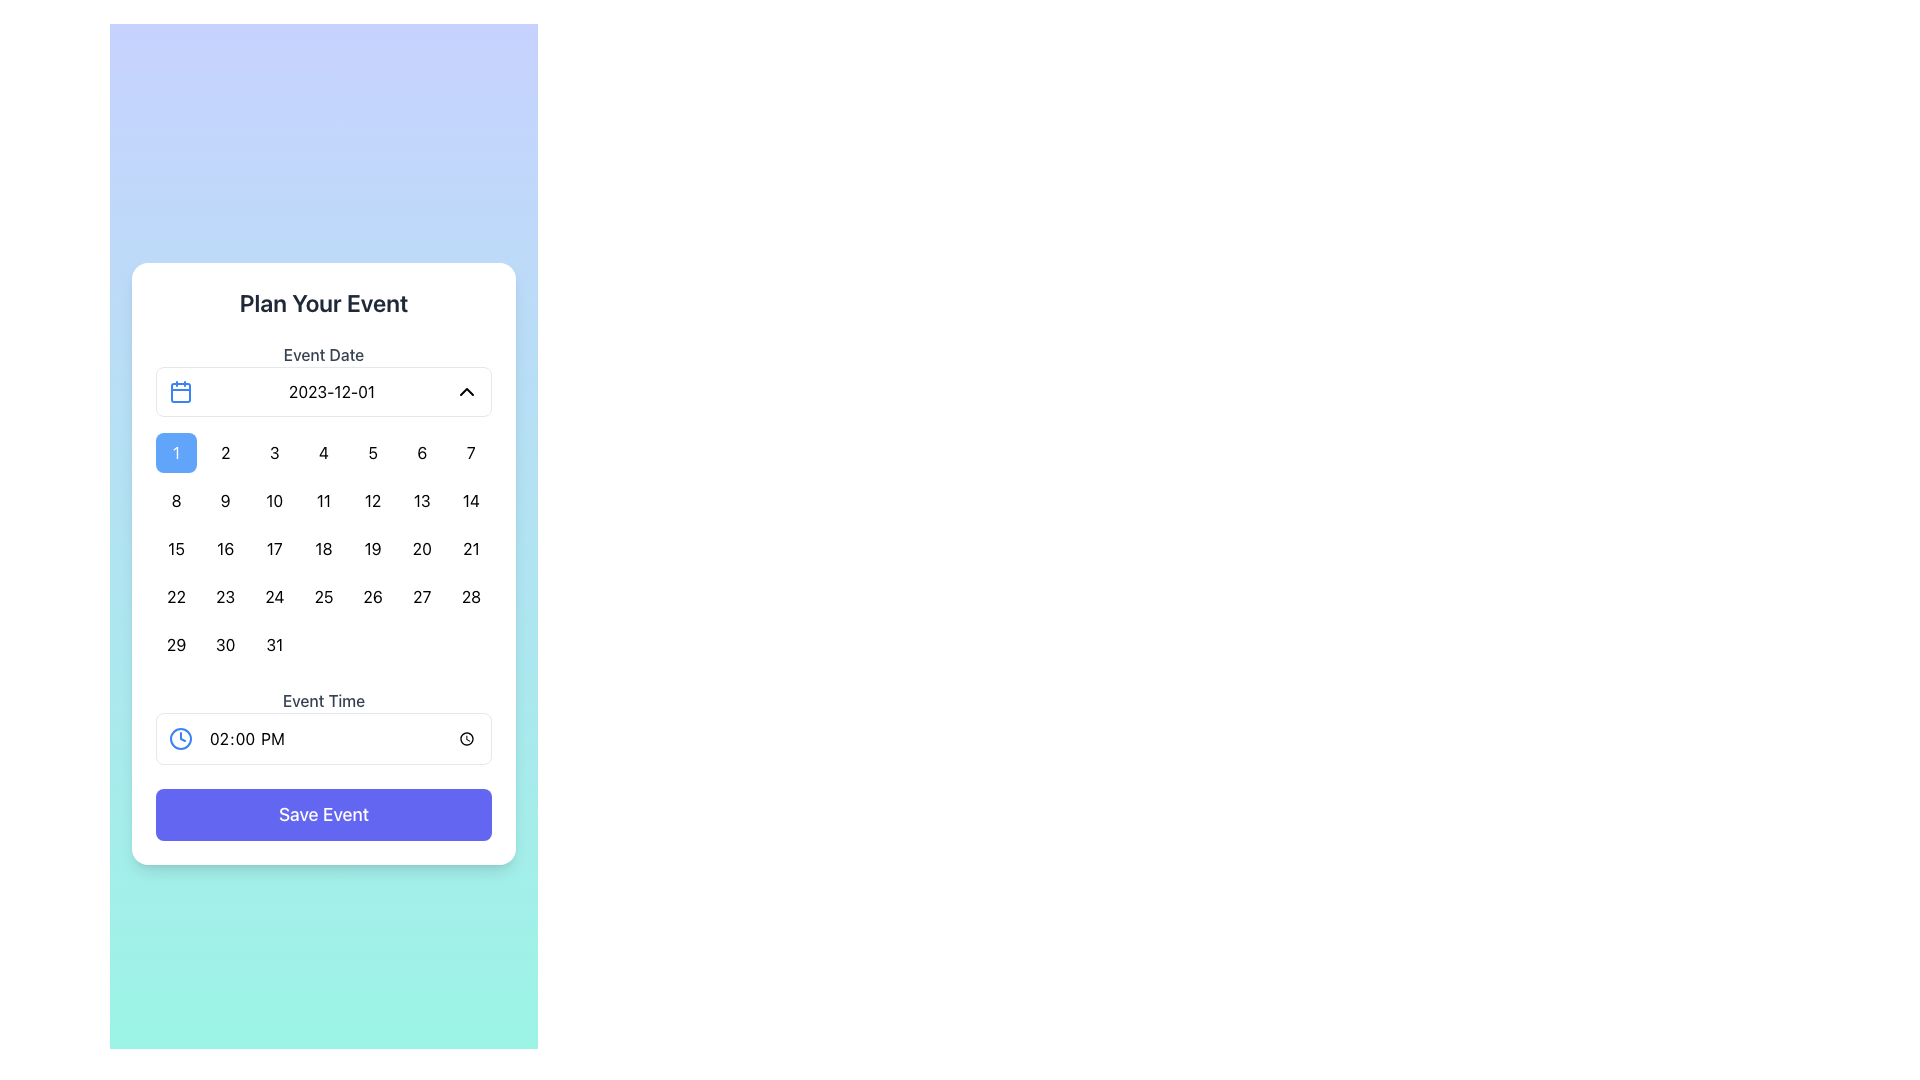 The width and height of the screenshot is (1920, 1080). Describe the element at coordinates (273, 644) in the screenshot. I see `the button that signifies the 31st day in the calendar view` at that location.